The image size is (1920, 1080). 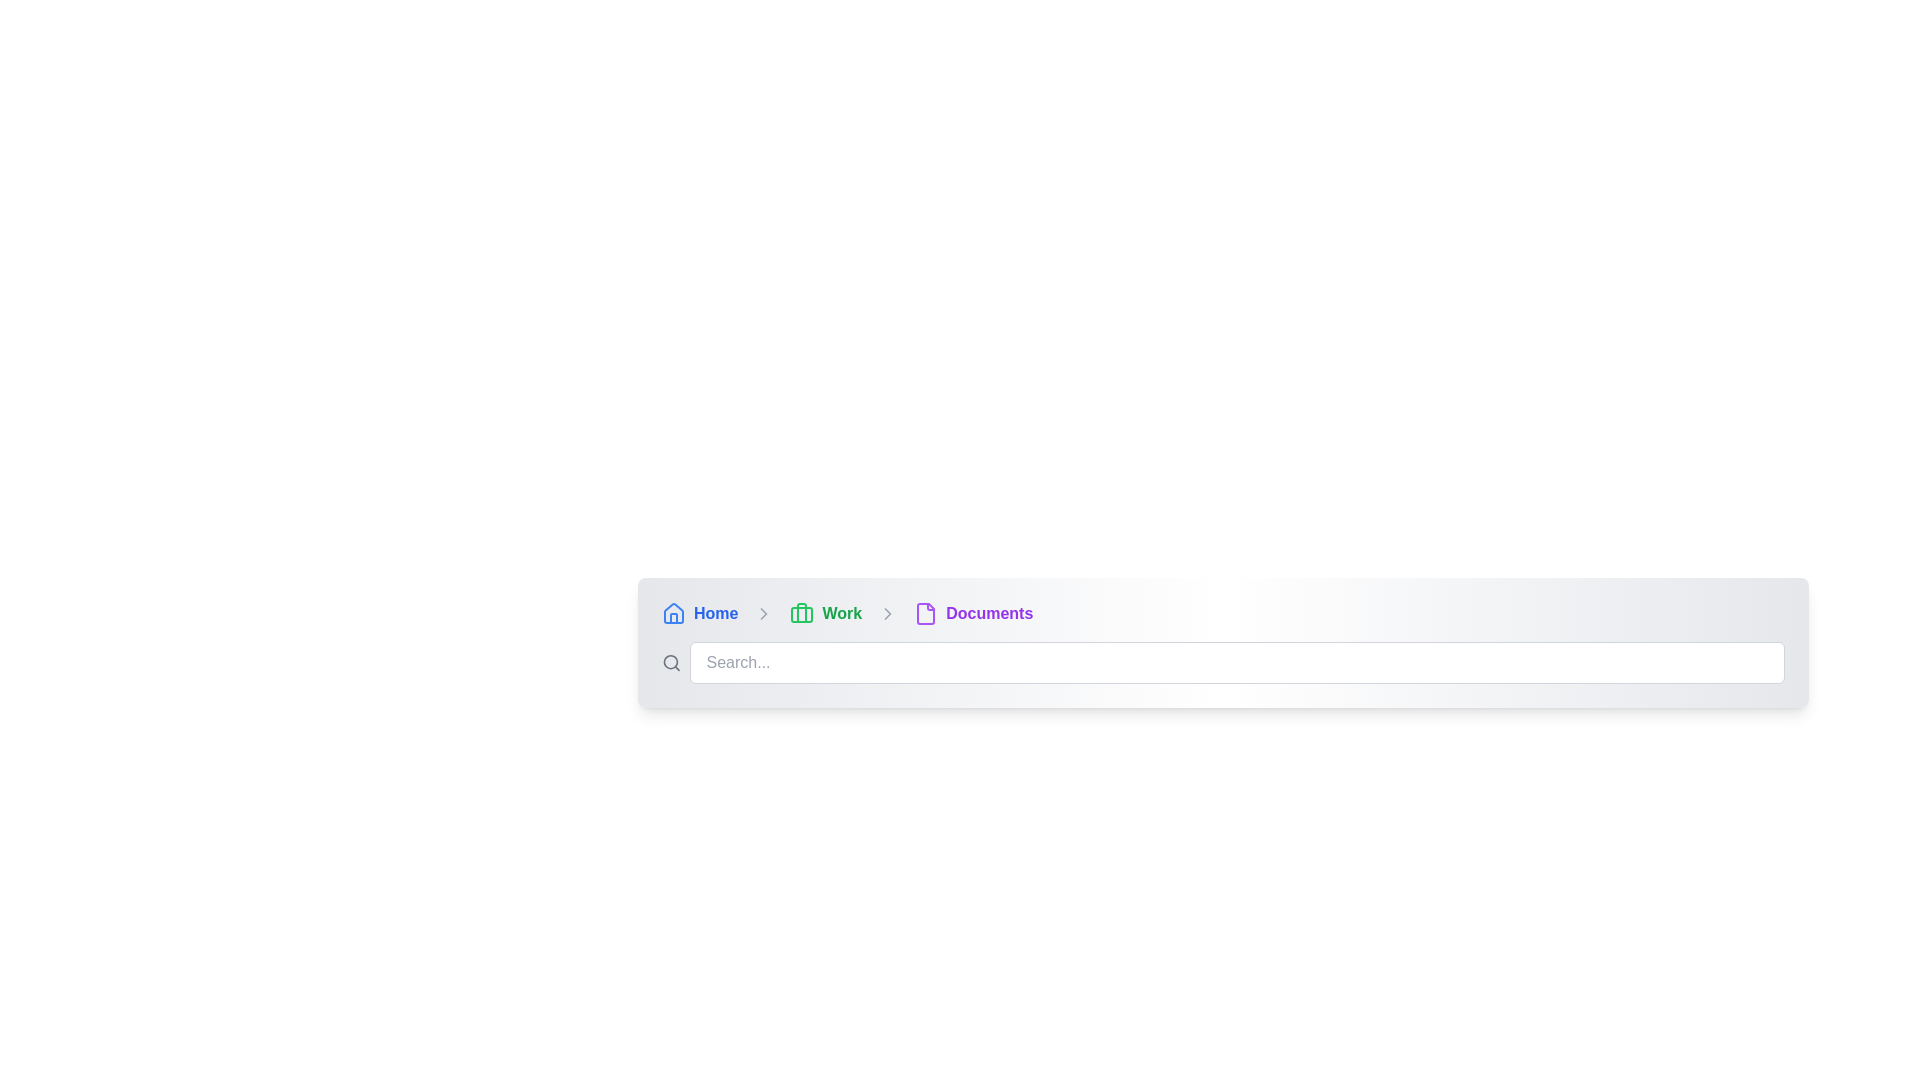 What do you see at coordinates (826, 612) in the screenshot?
I see `the second breadcrumb navigation link, which consists of a green briefcase icon followed by the text 'Work', located between 'Home' and 'Documents' in the breadcrumb navigation bar` at bounding box center [826, 612].